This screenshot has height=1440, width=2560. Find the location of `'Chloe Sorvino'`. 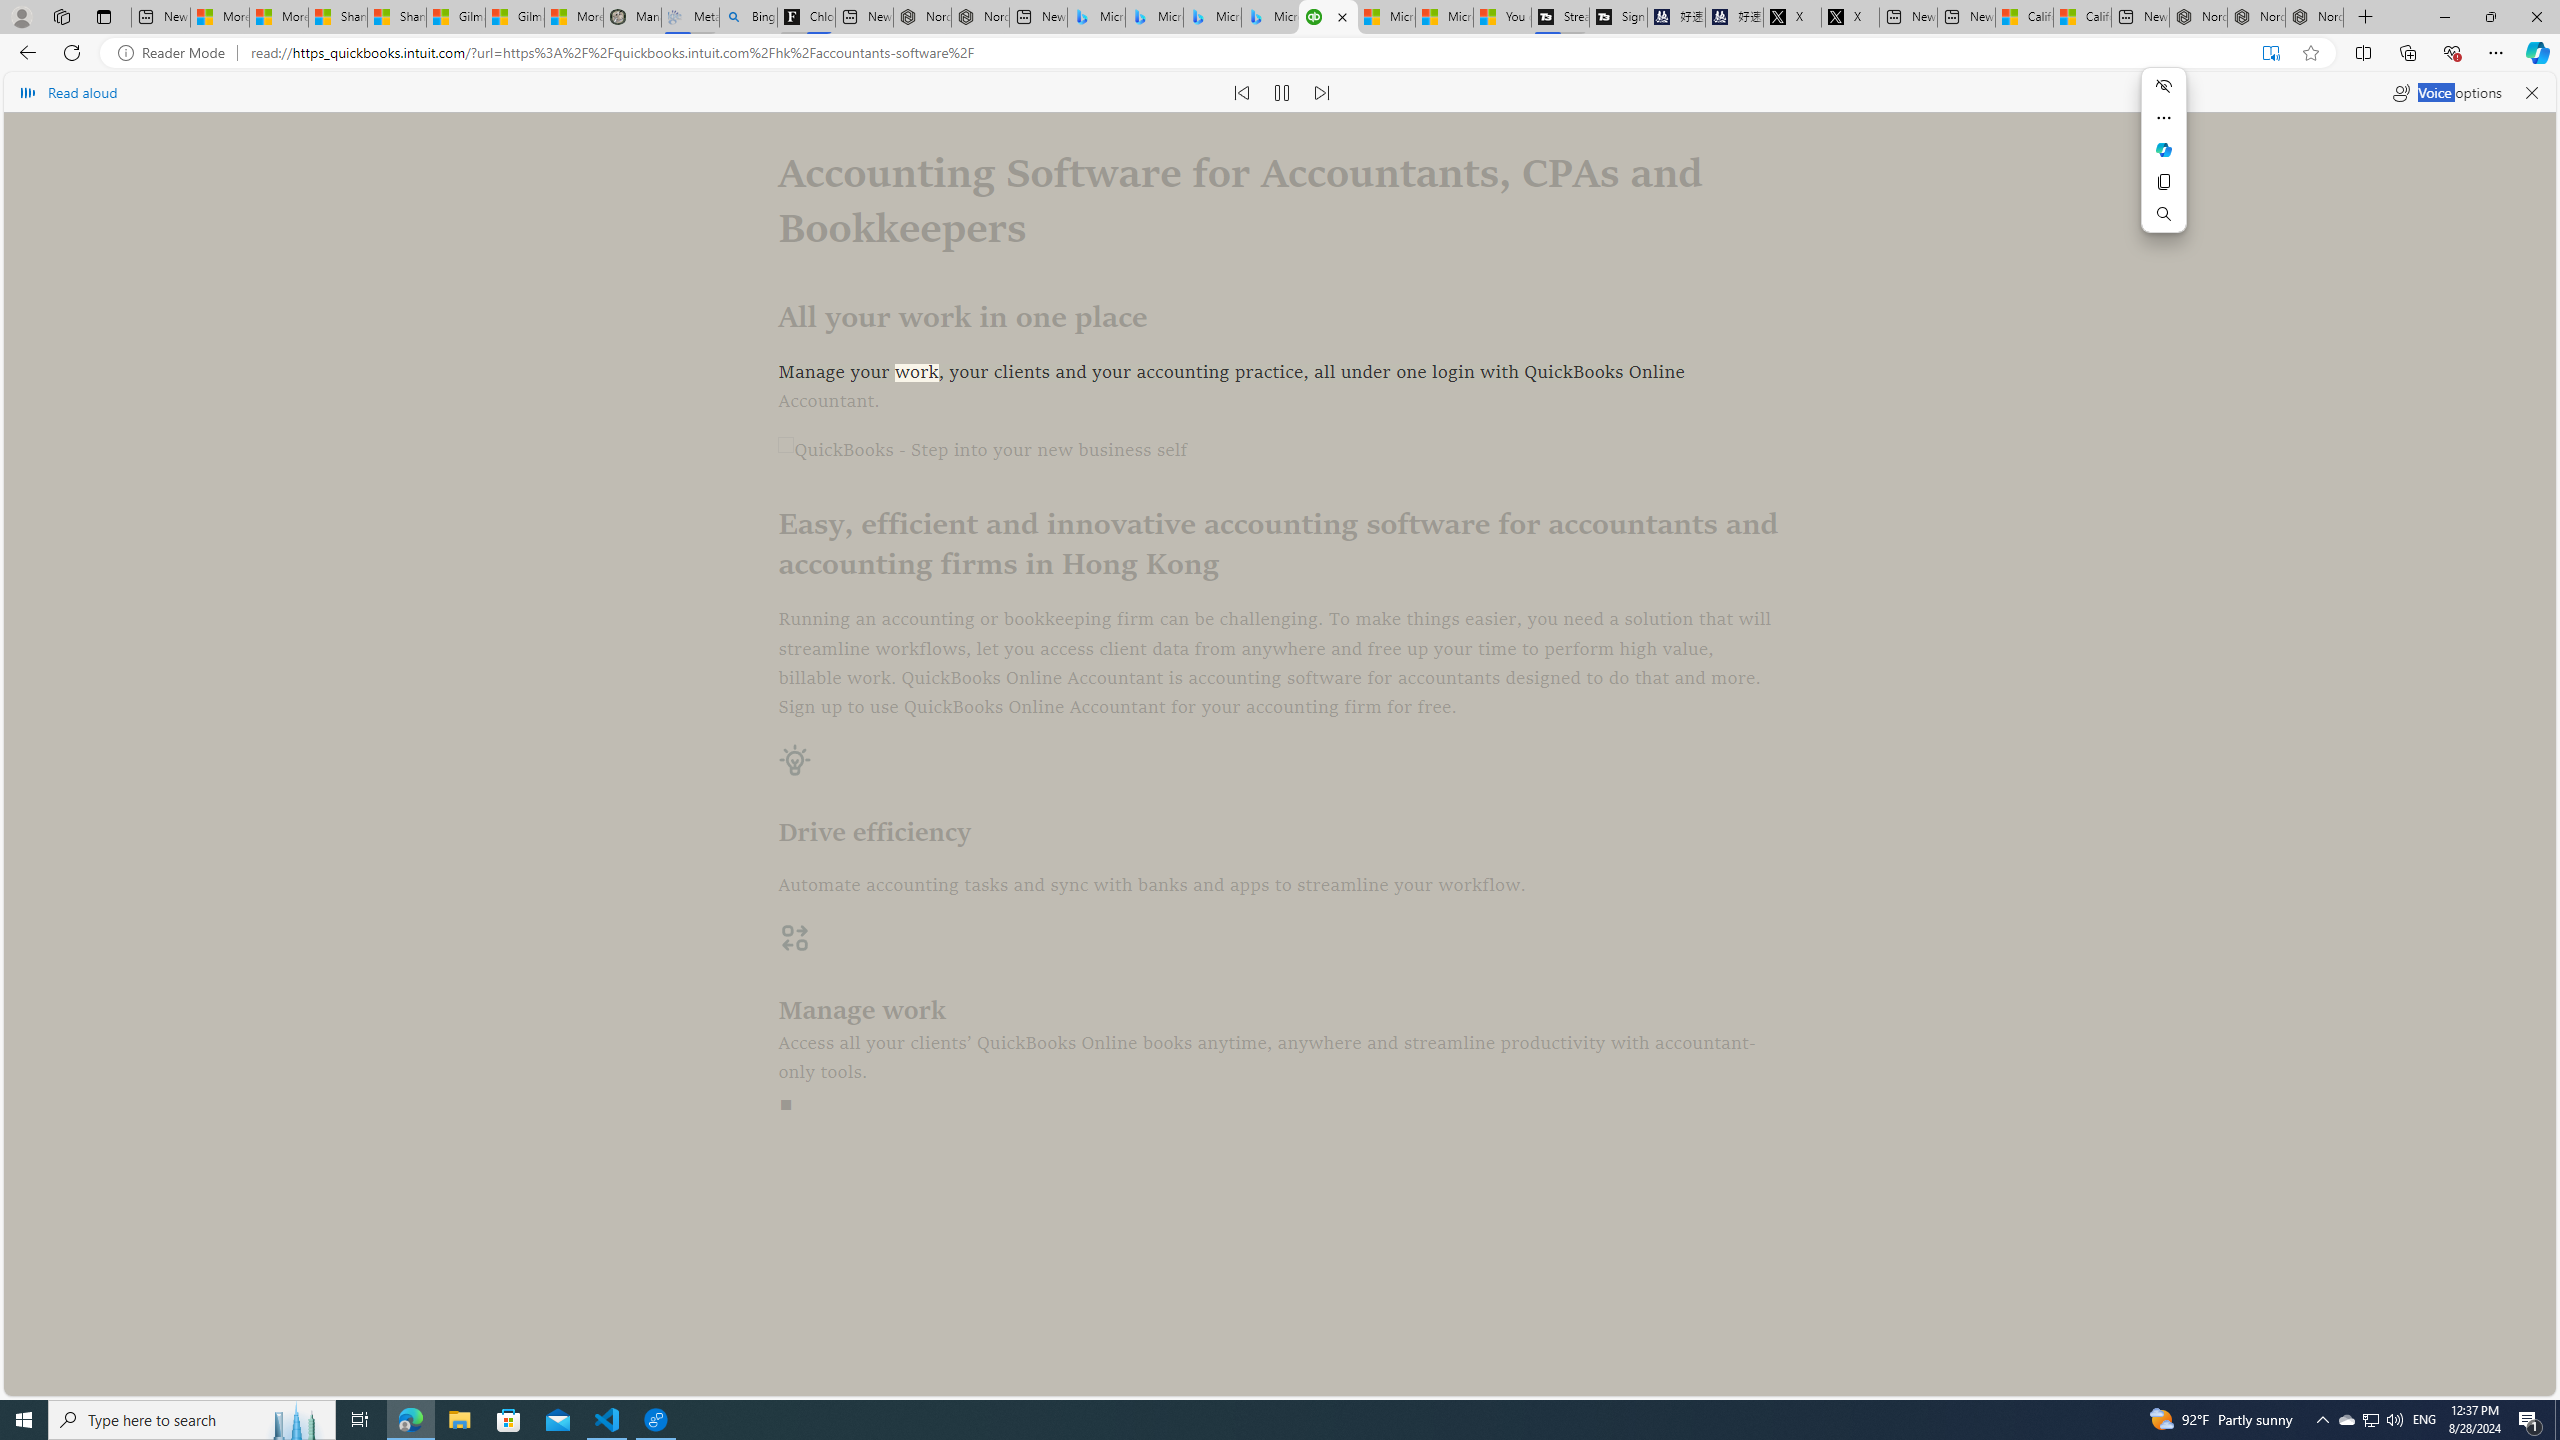

'Chloe Sorvino' is located at coordinates (806, 16).